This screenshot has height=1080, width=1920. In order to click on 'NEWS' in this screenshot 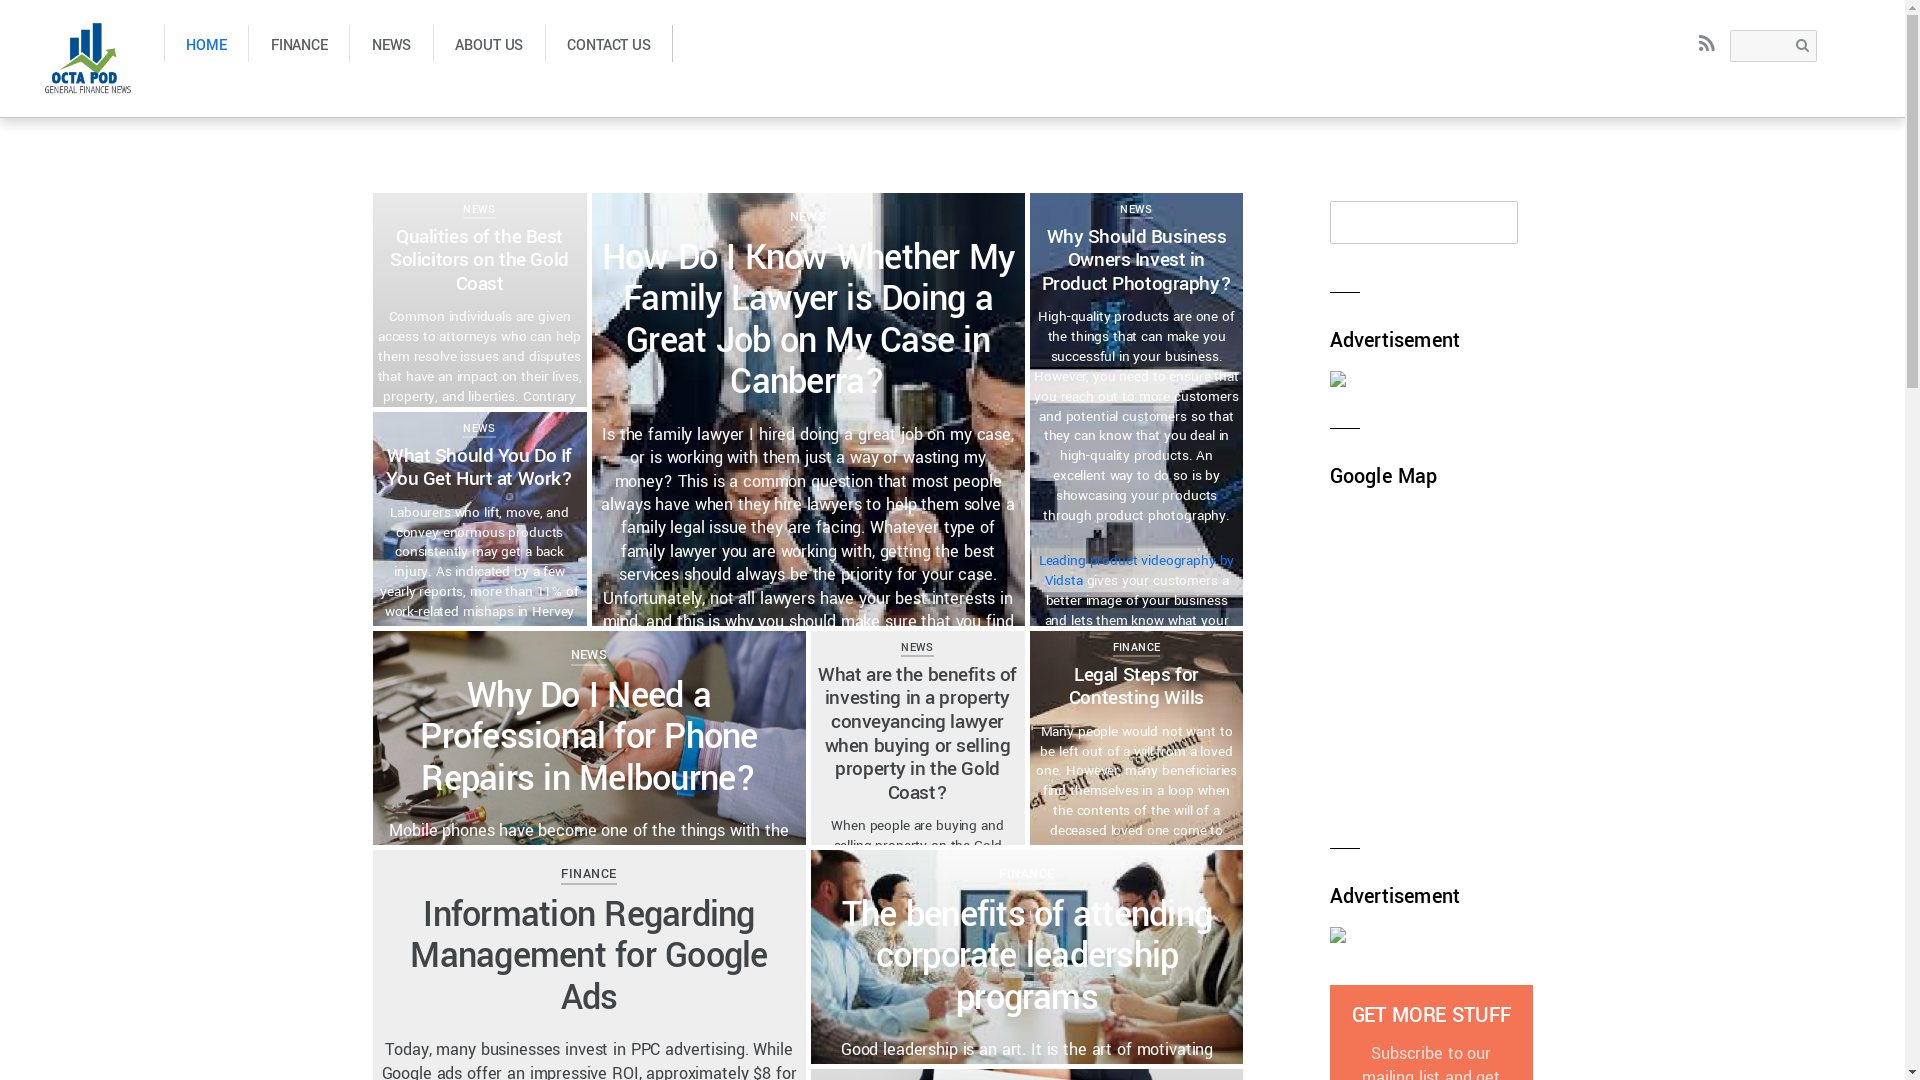, I will do `click(588, 654)`.